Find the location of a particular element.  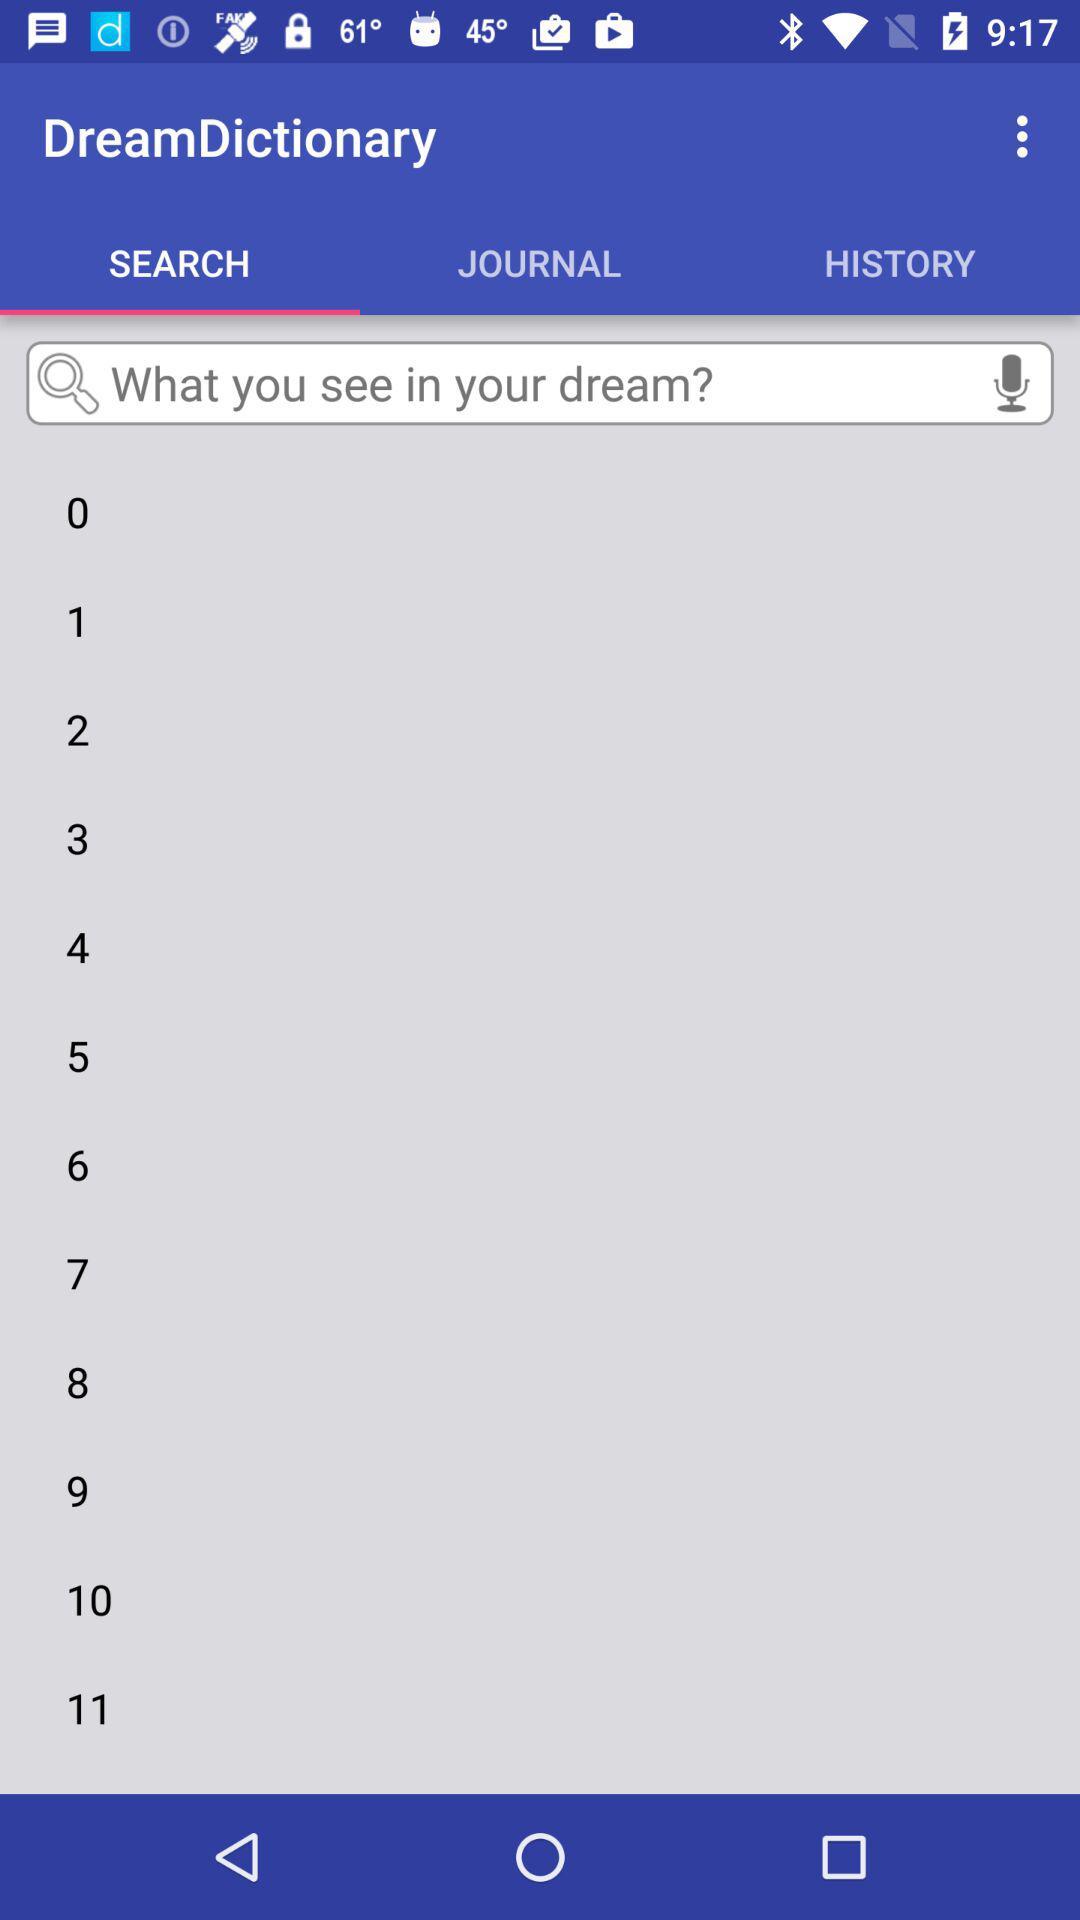

text box just above the numeric 0 is located at coordinates (540, 383).